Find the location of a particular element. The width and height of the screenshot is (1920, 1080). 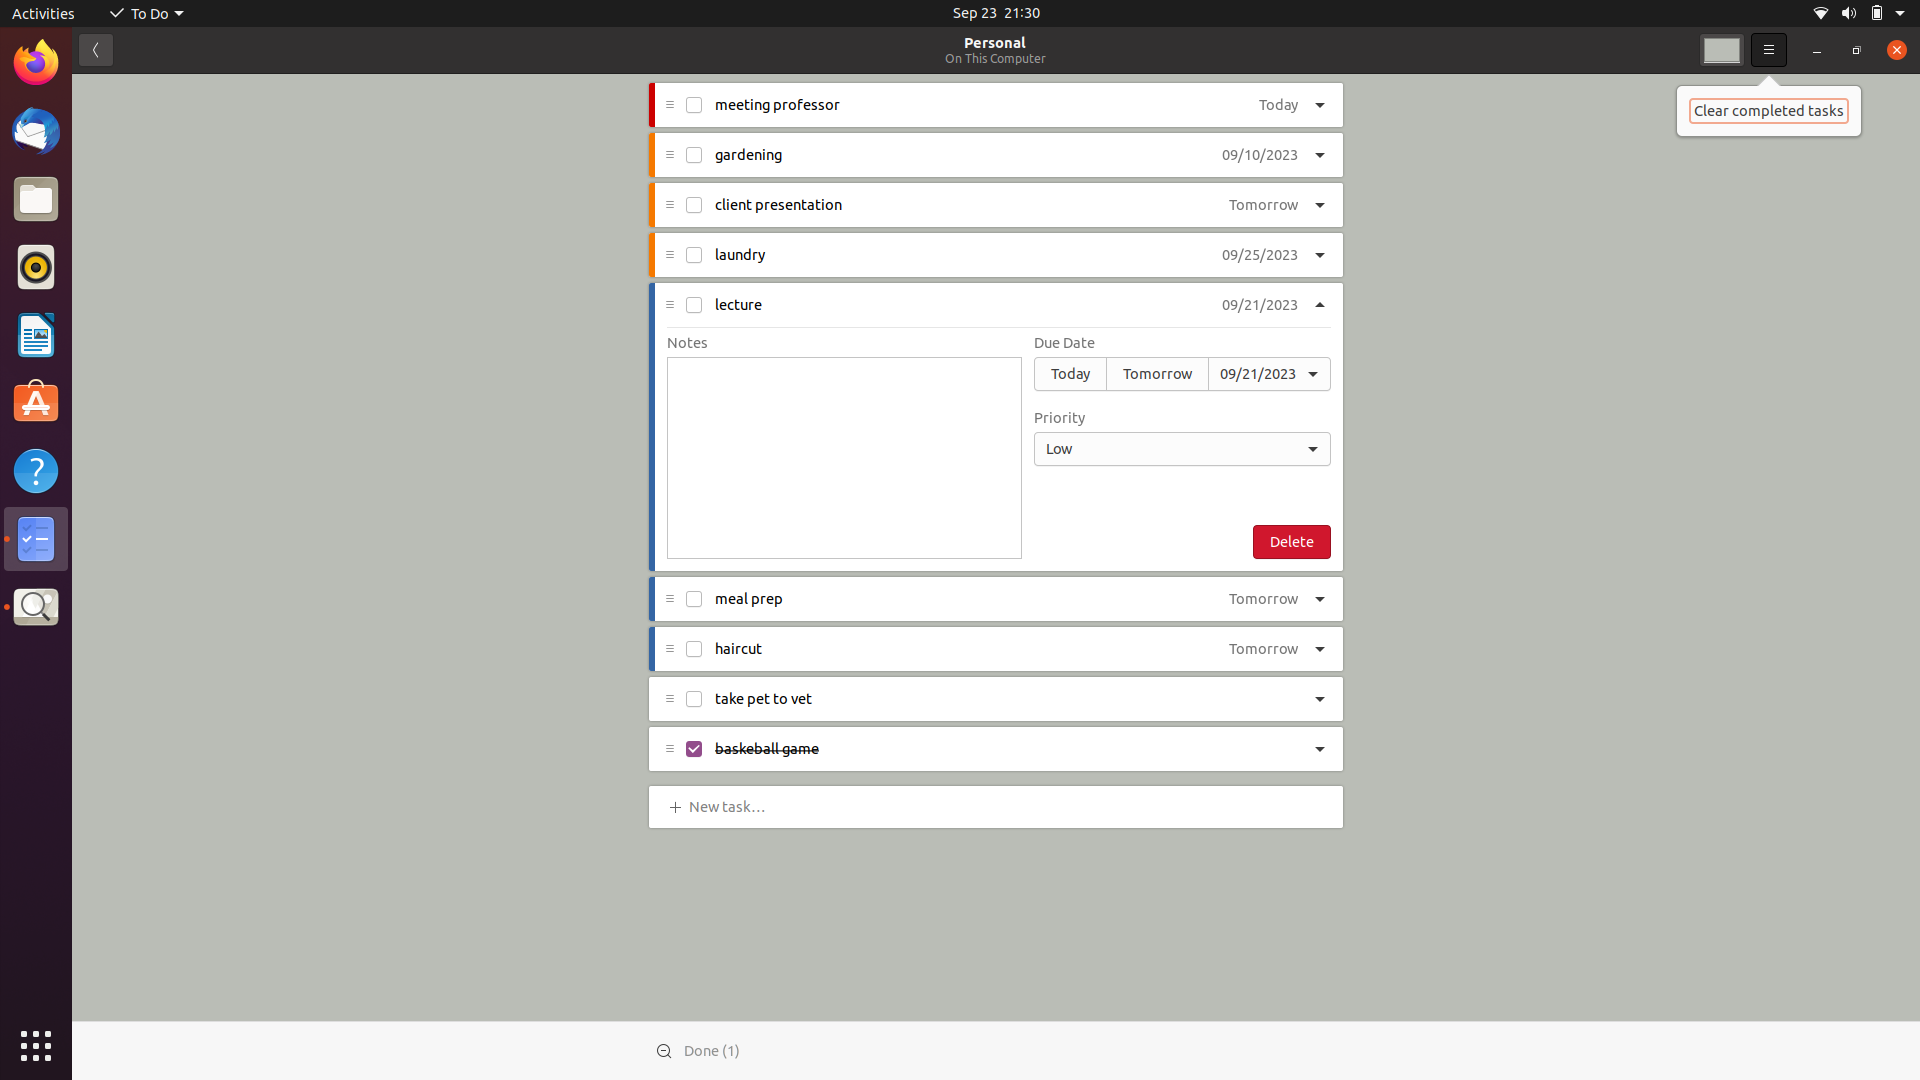

Schedule "gardening" for the upcoming week is located at coordinates (1258, 155).